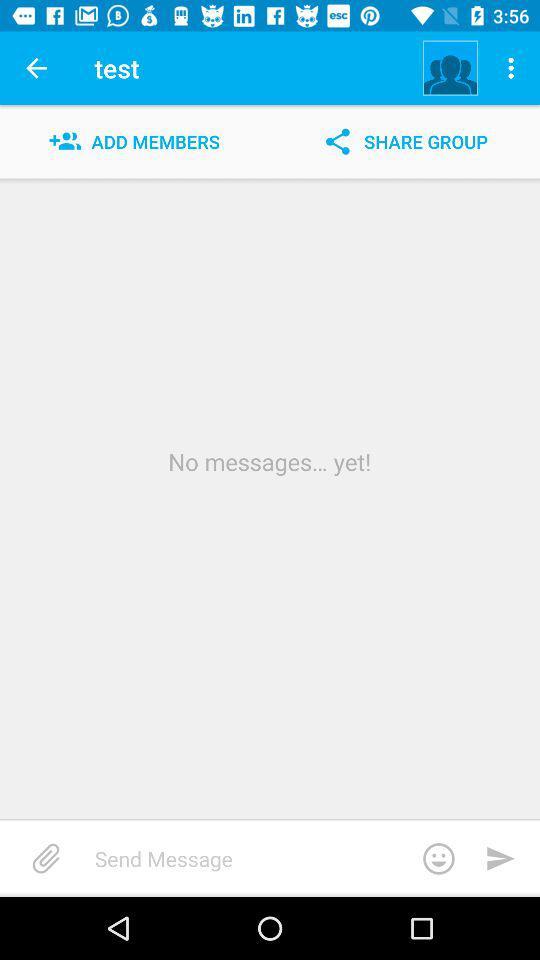 Image resolution: width=540 pixels, height=960 pixels. Describe the element at coordinates (450, 68) in the screenshot. I see `the icon next to test` at that location.